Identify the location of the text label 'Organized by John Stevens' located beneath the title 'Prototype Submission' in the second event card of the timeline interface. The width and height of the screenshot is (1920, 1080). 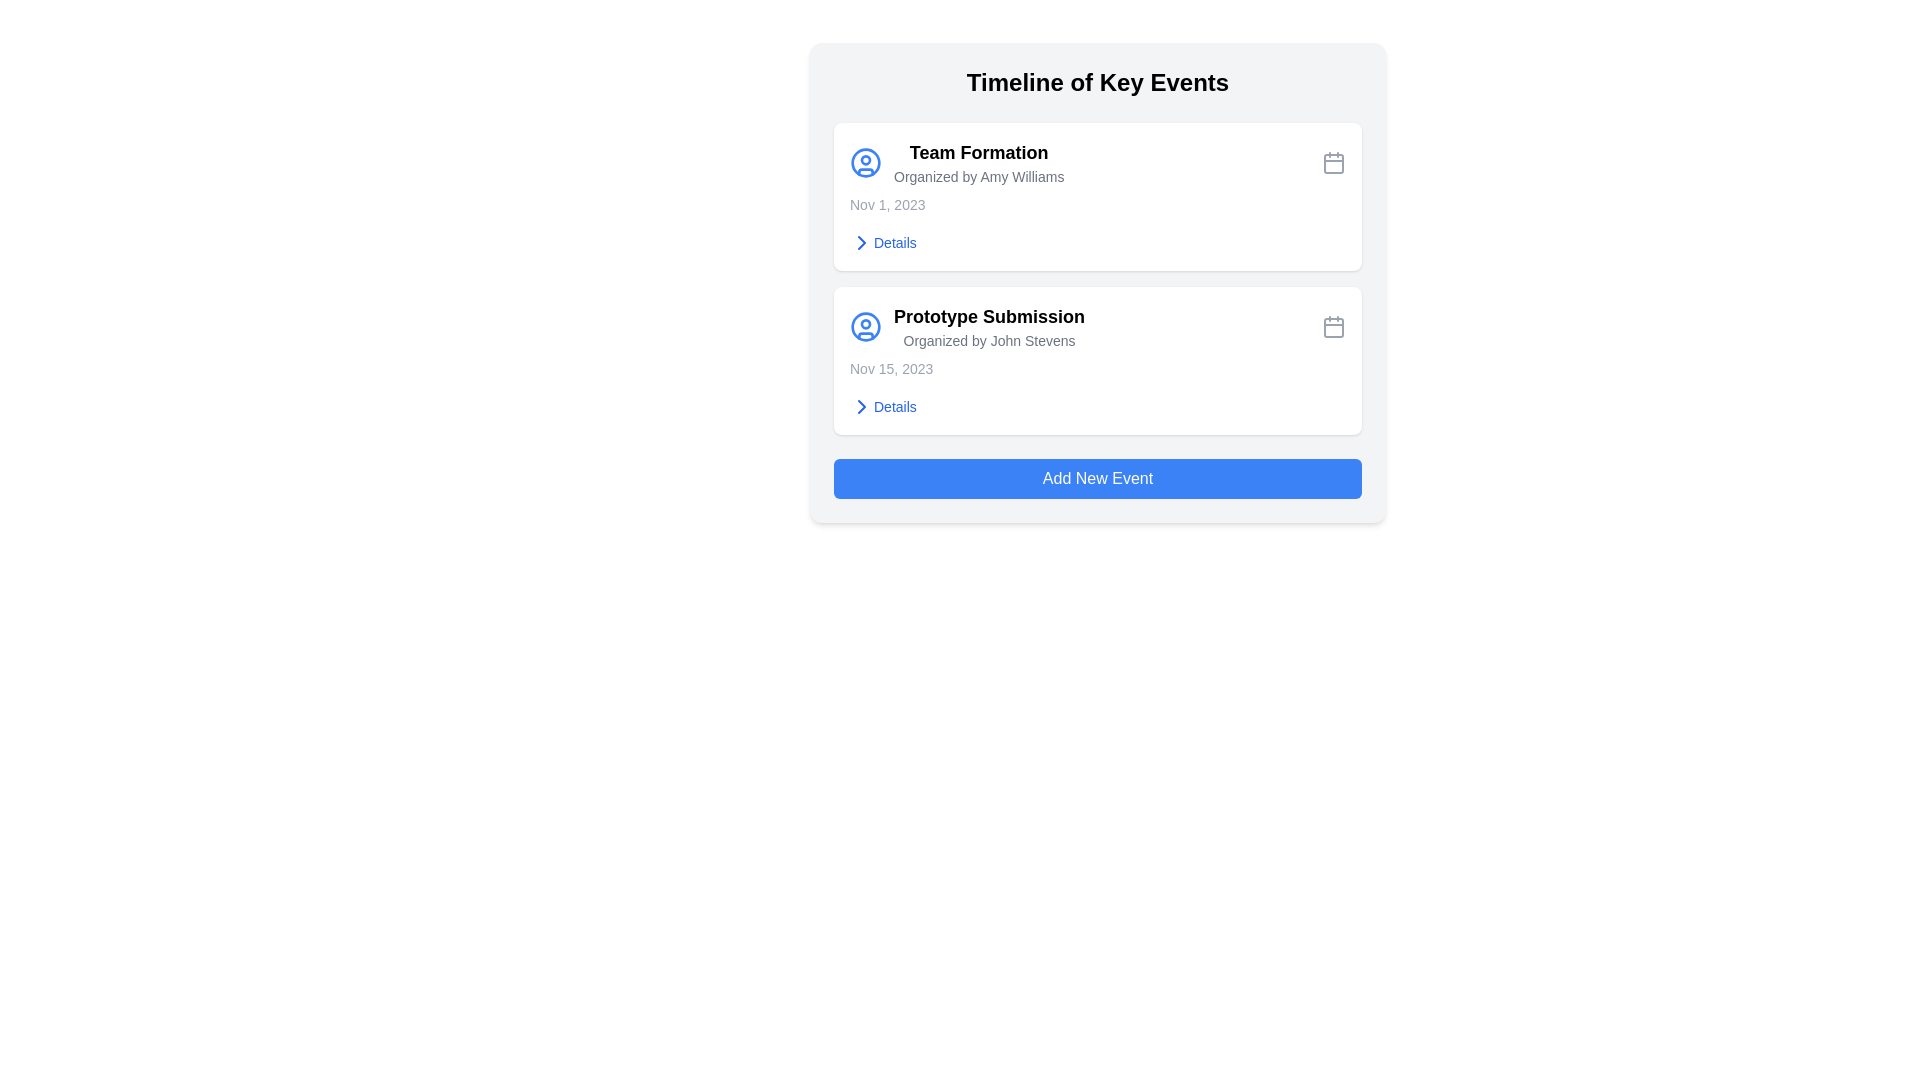
(989, 339).